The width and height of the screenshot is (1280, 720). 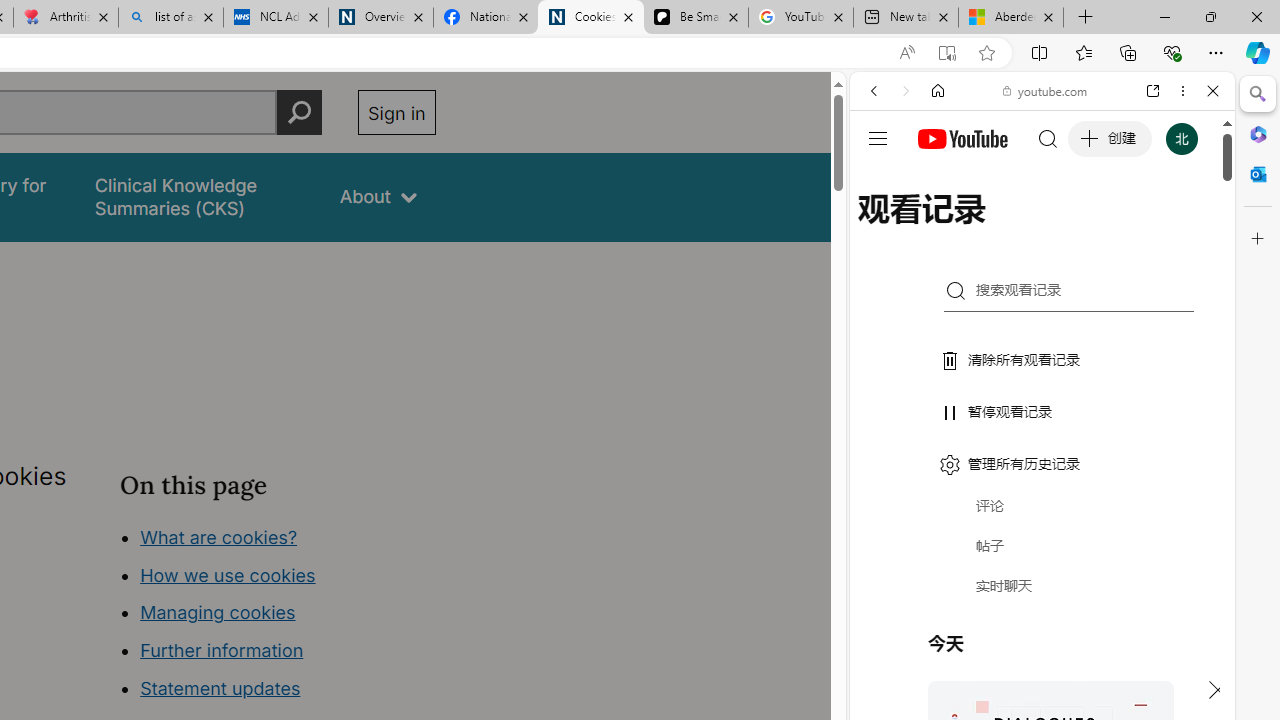 What do you see at coordinates (881, 227) in the screenshot?
I see `'Search Filter, WEB'` at bounding box center [881, 227].